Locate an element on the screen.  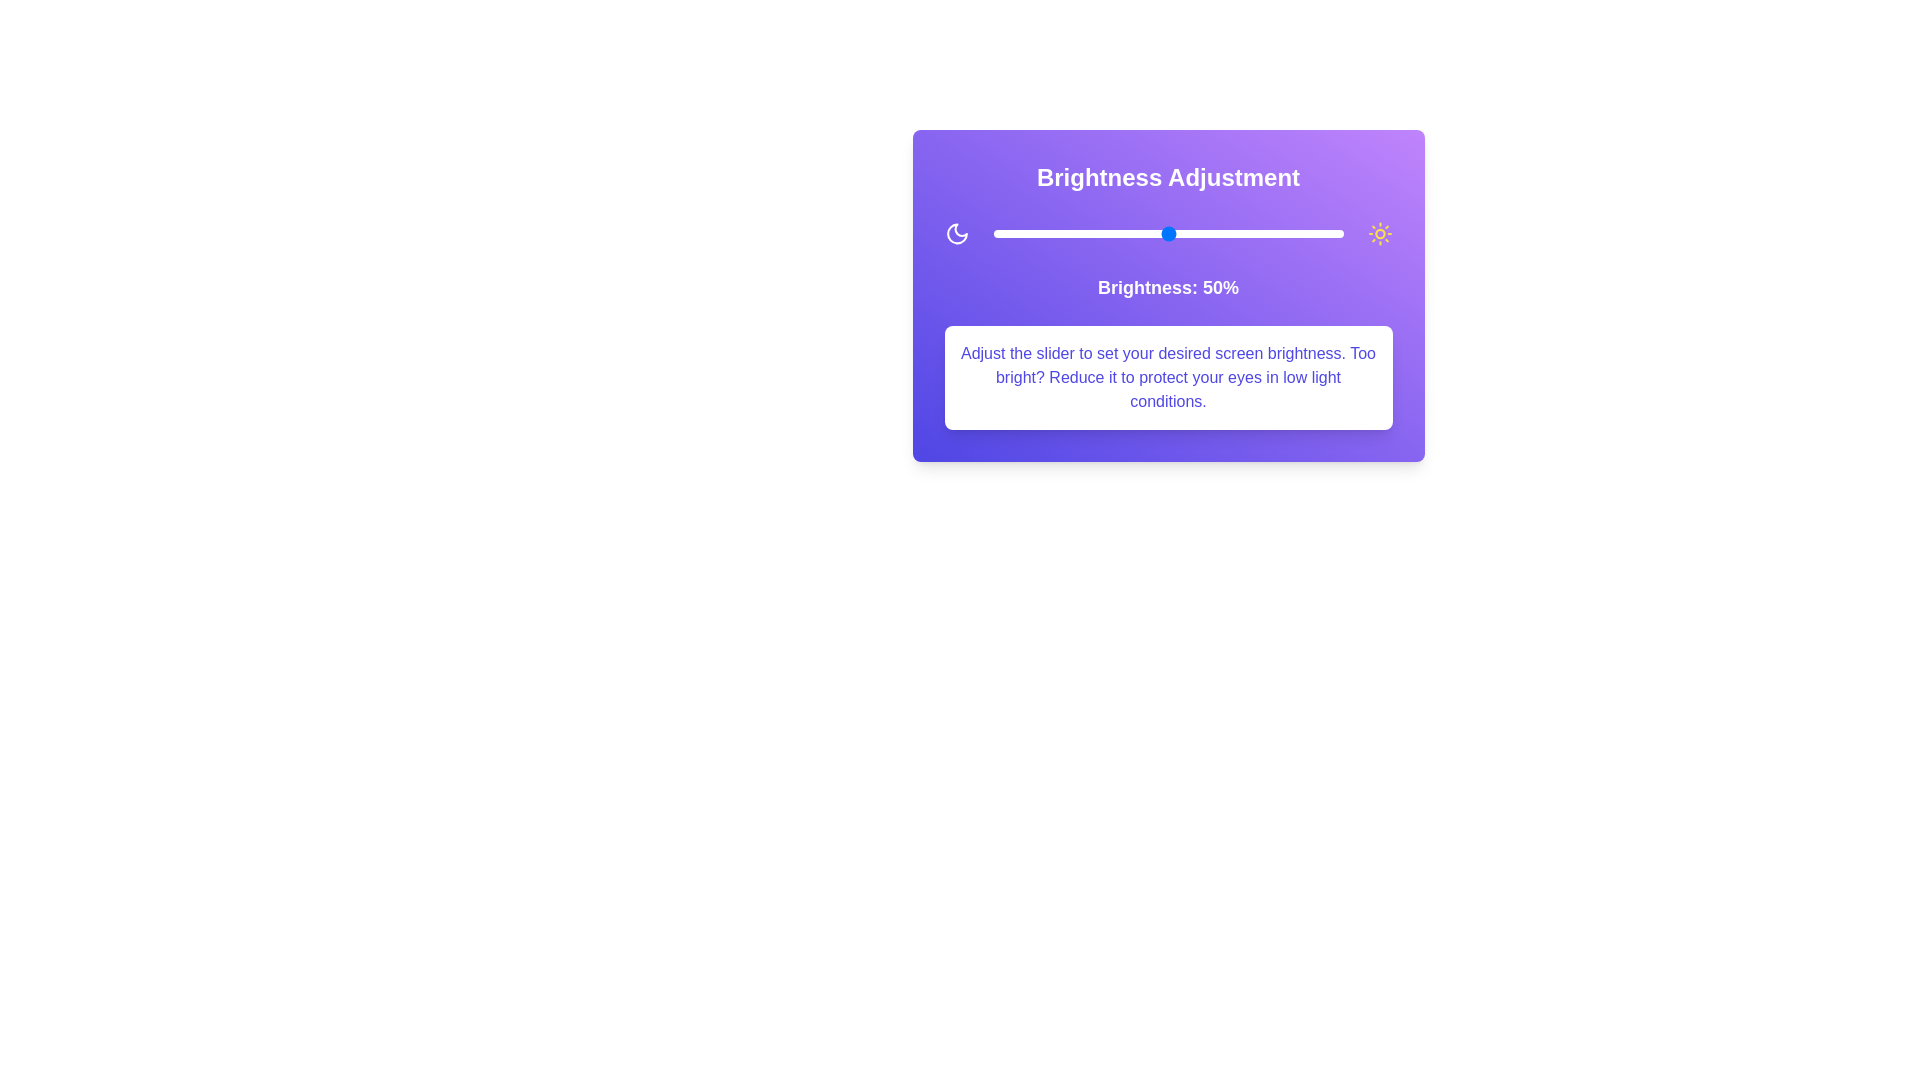
the brightness slider to set it to 54% is located at coordinates (1182, 233).